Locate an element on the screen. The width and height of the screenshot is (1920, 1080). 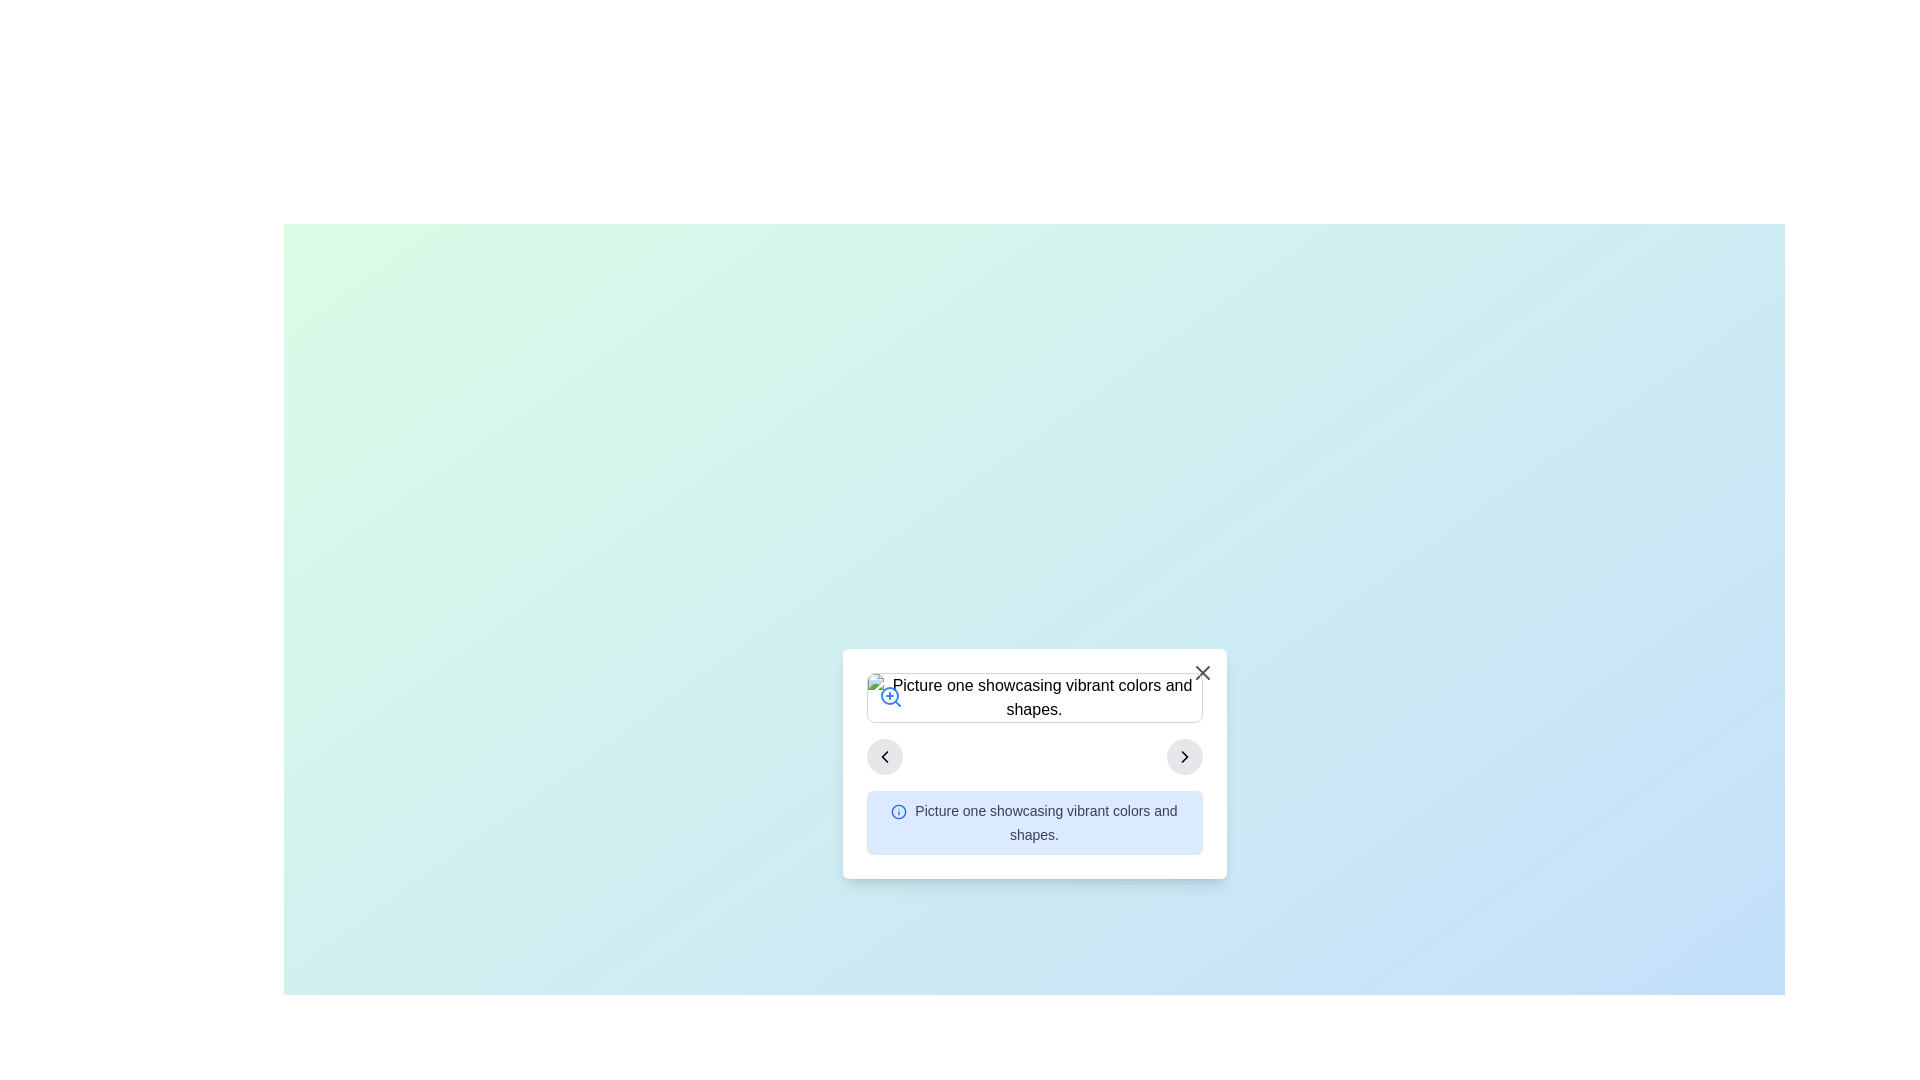
the Text informational banner located at the bottom of its containing card, which has a white background and a rounded border is located at coordinates (1034, 822).